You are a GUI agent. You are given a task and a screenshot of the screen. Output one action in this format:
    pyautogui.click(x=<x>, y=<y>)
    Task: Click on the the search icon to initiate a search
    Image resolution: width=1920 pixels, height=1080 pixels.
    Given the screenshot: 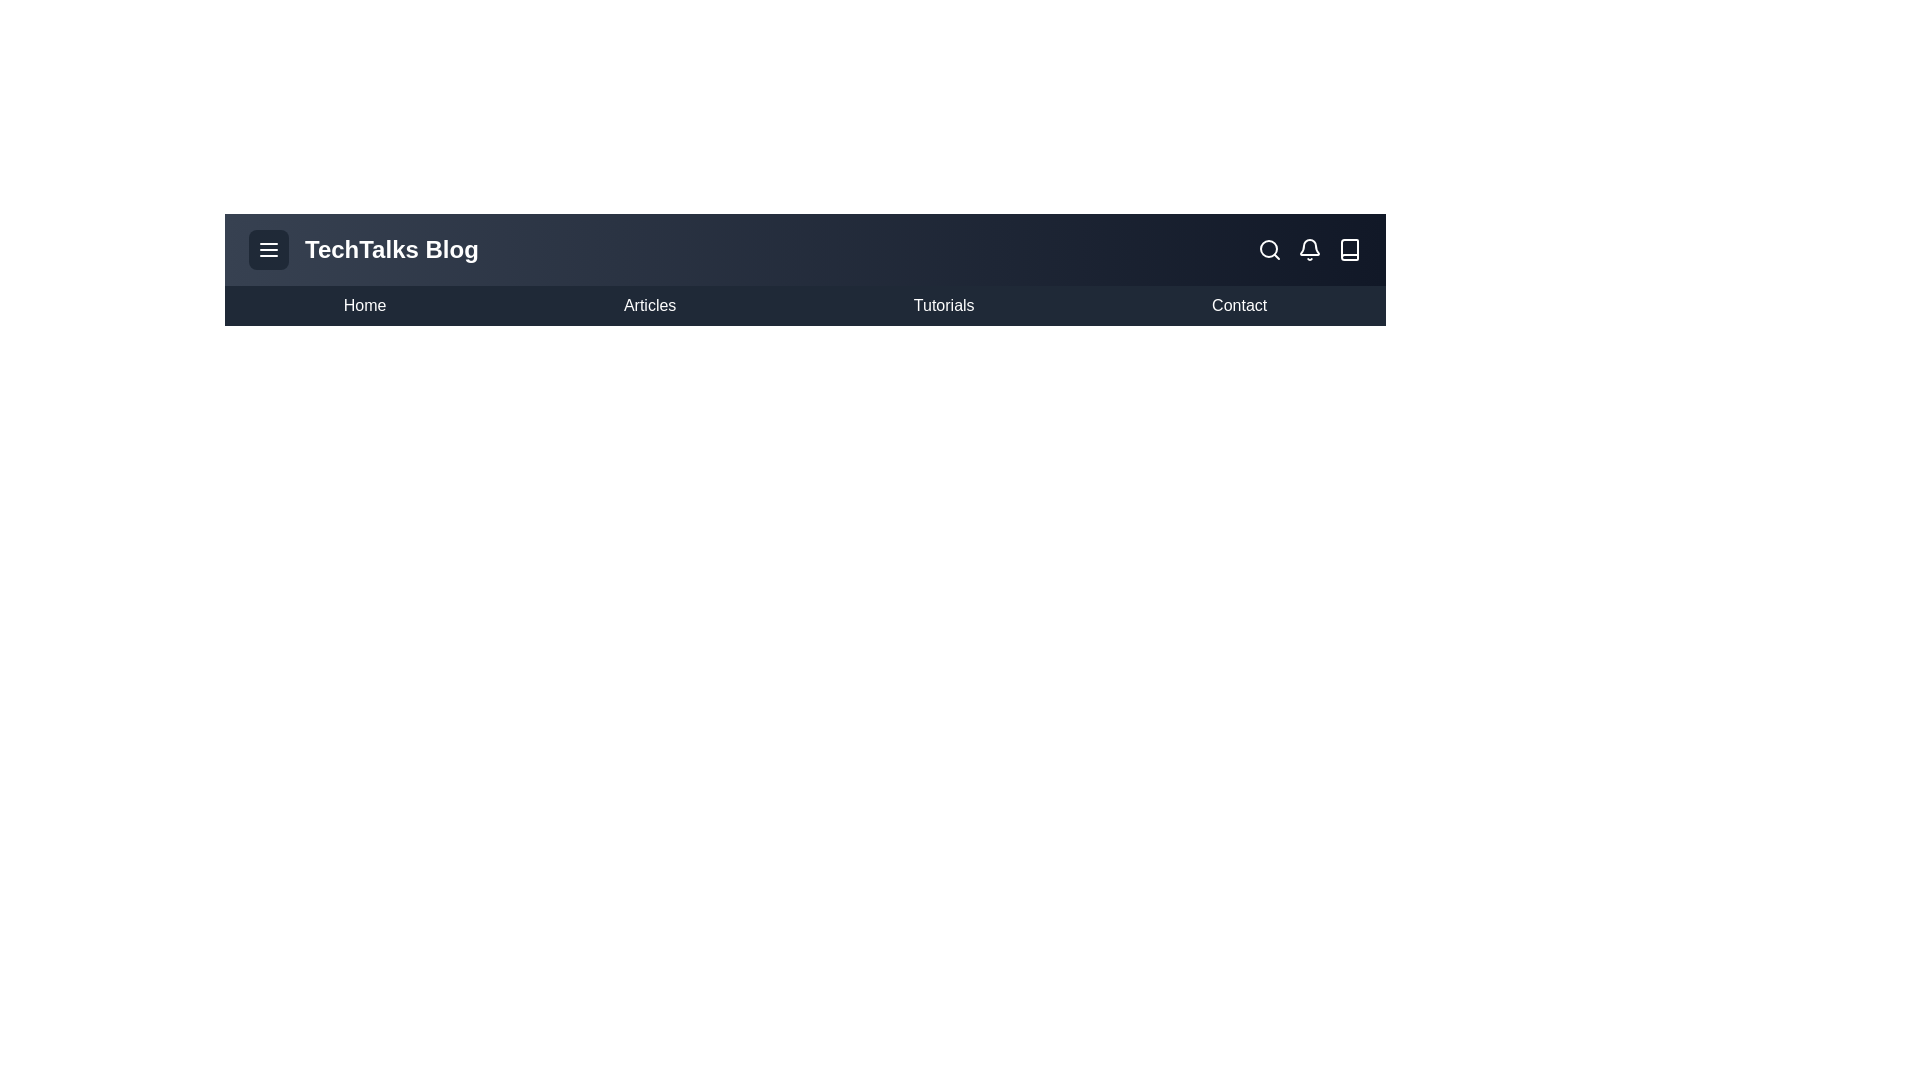 What is the action you would take?
    pyautogui.click(x=1269, y=249)
    